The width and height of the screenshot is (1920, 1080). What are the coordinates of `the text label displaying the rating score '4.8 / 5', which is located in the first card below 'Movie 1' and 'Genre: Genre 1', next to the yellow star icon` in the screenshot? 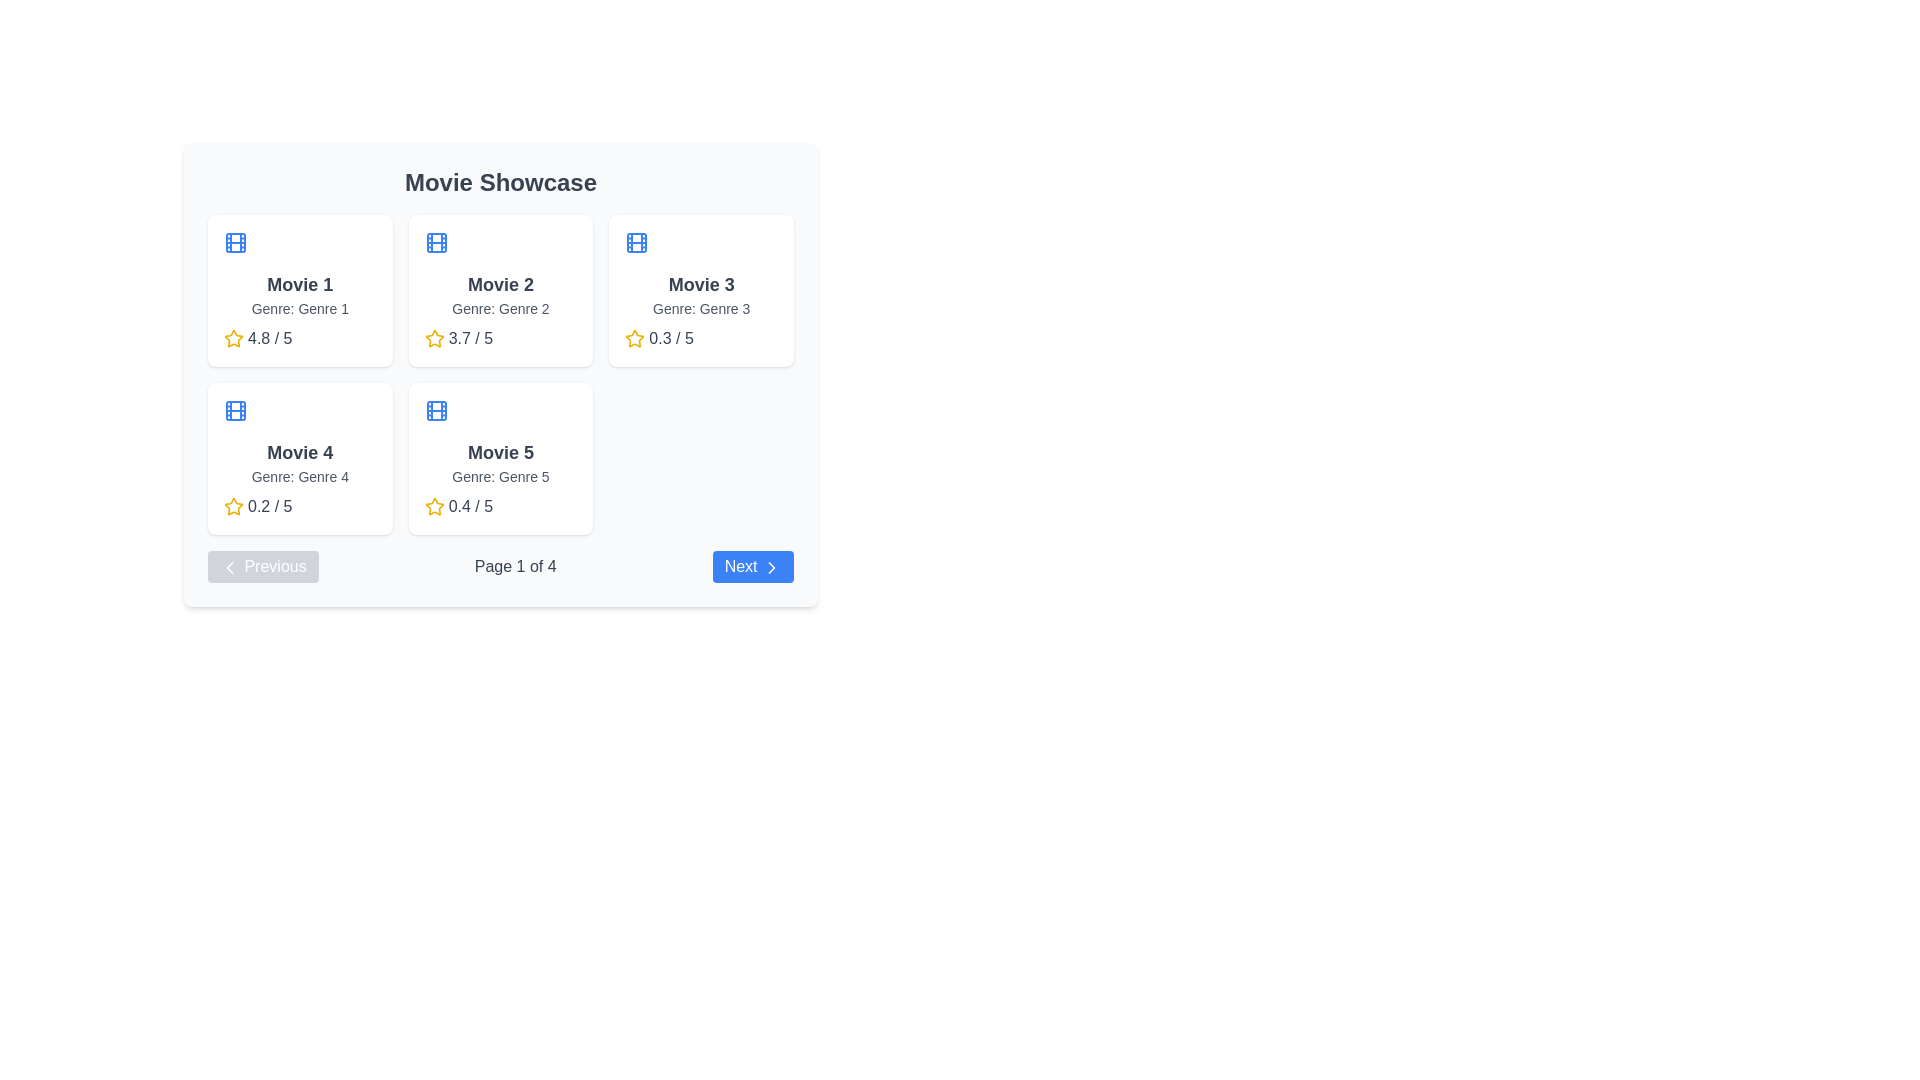 It's located at (269, 338).